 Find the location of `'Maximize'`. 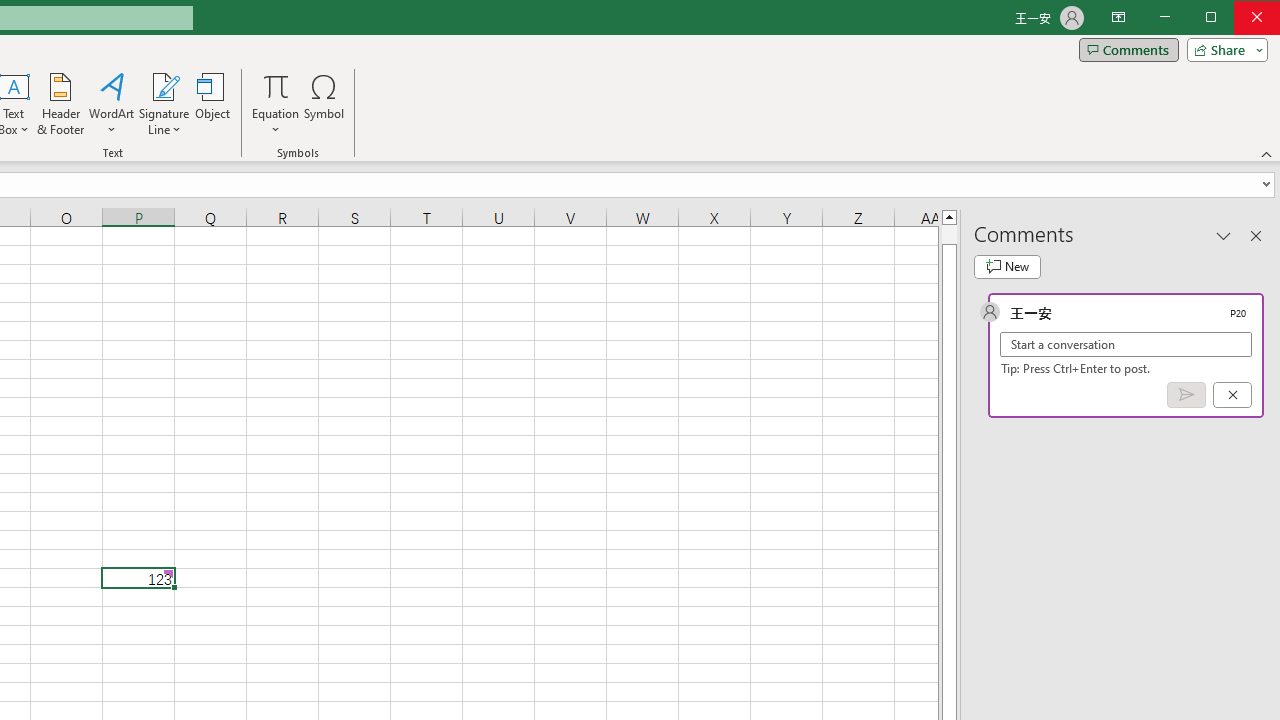

'Maximize' is located at coordinates (1238, 19).